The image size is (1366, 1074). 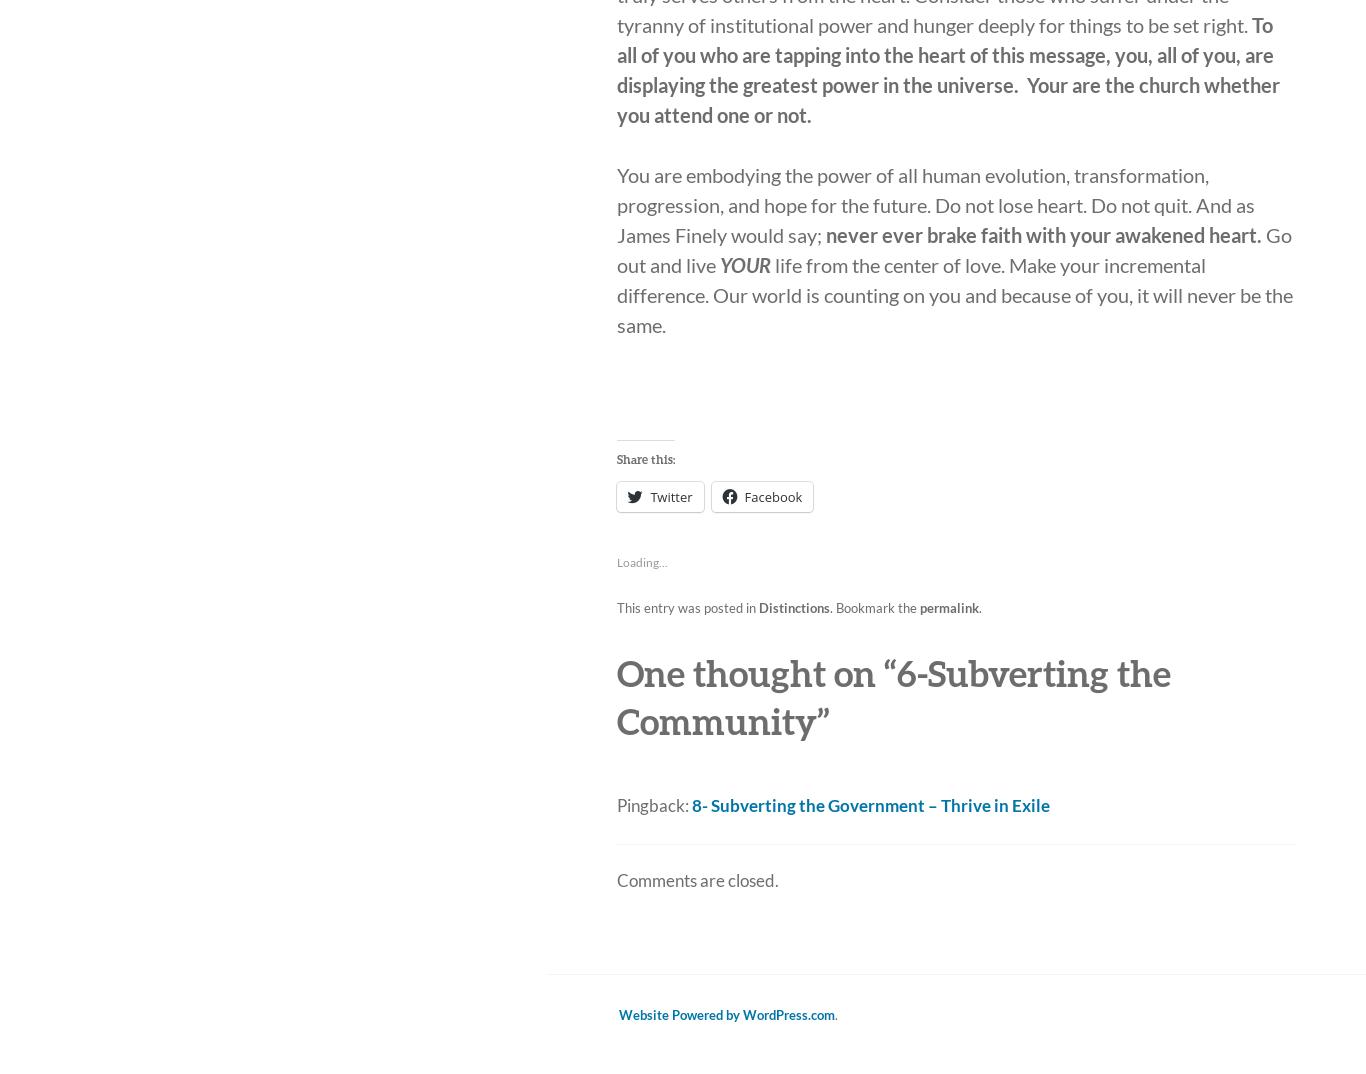 I want to click on 'permalink', so click(x=949, y=607).